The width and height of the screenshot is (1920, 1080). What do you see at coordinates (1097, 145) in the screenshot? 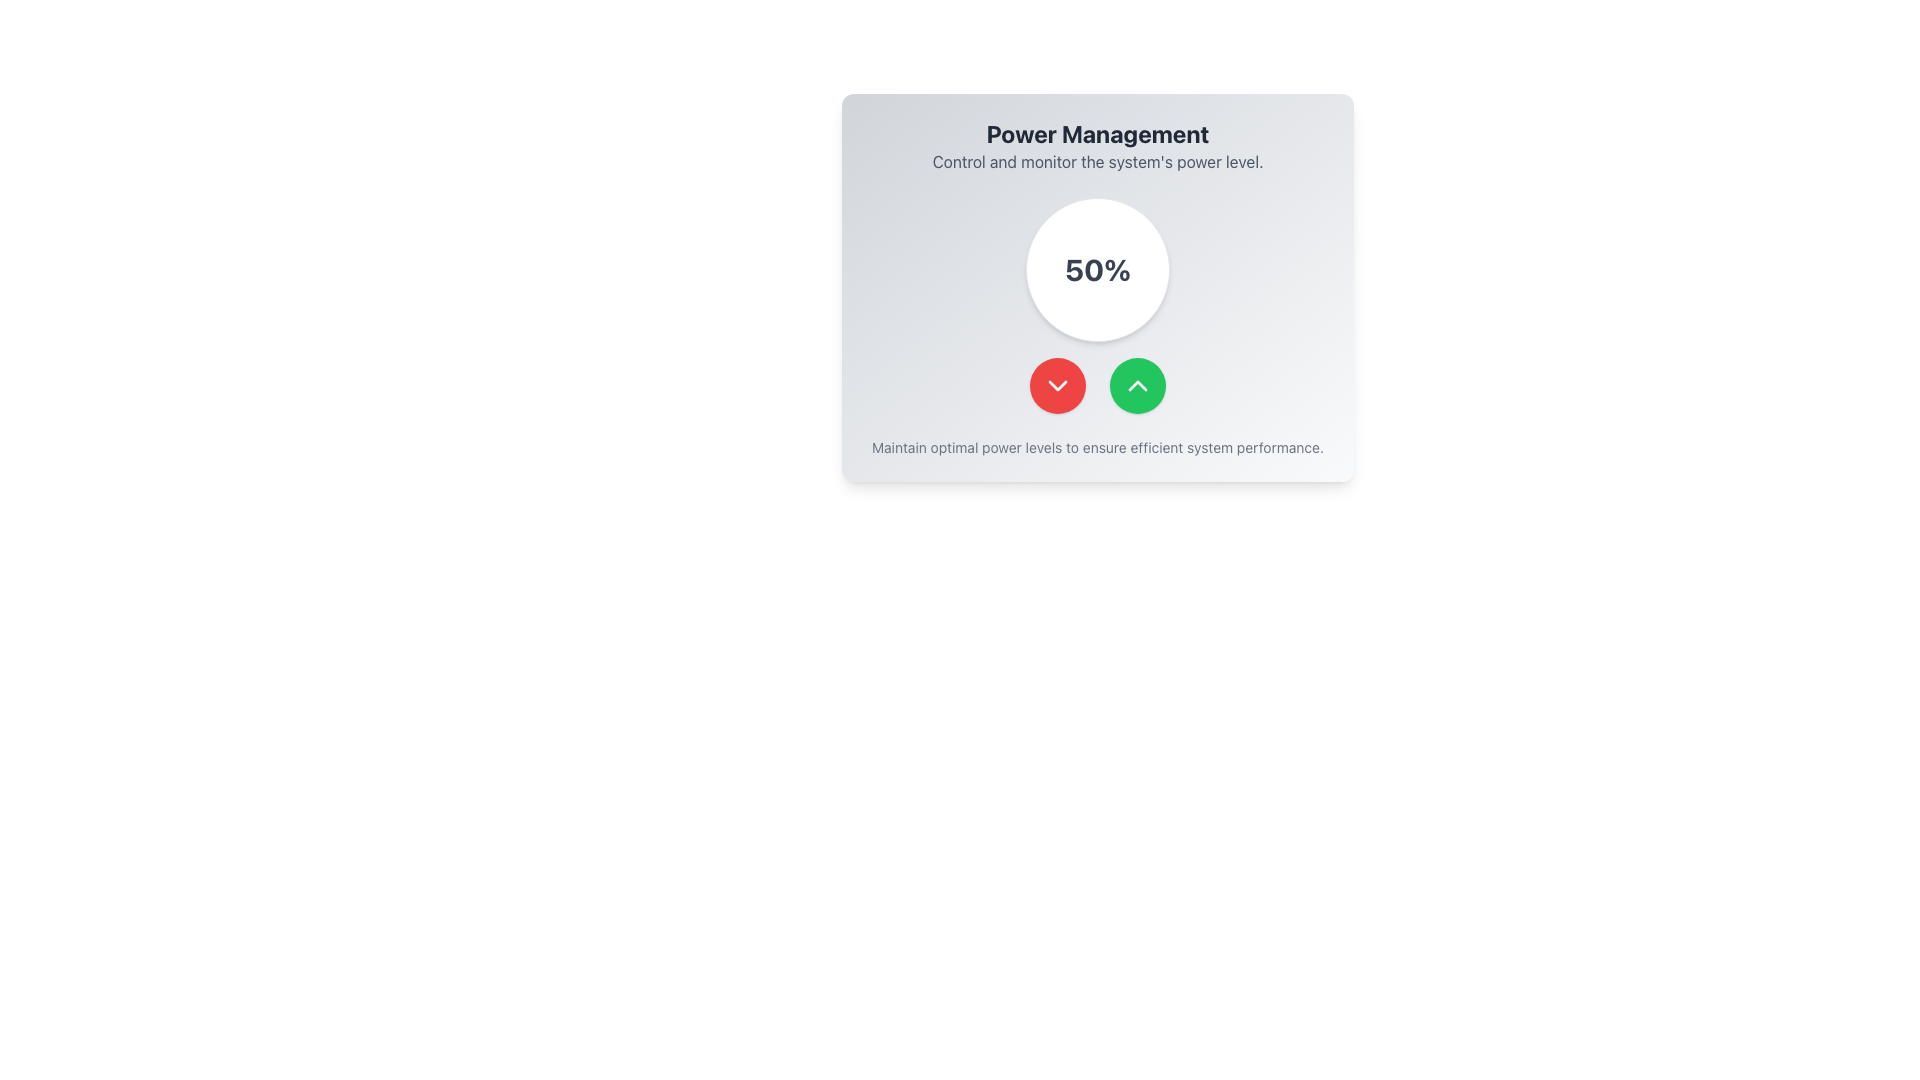
I see `the 'Power Management' text block, which features a bold header and a lighter gray subtitle` at bounding box center [1097, 145].